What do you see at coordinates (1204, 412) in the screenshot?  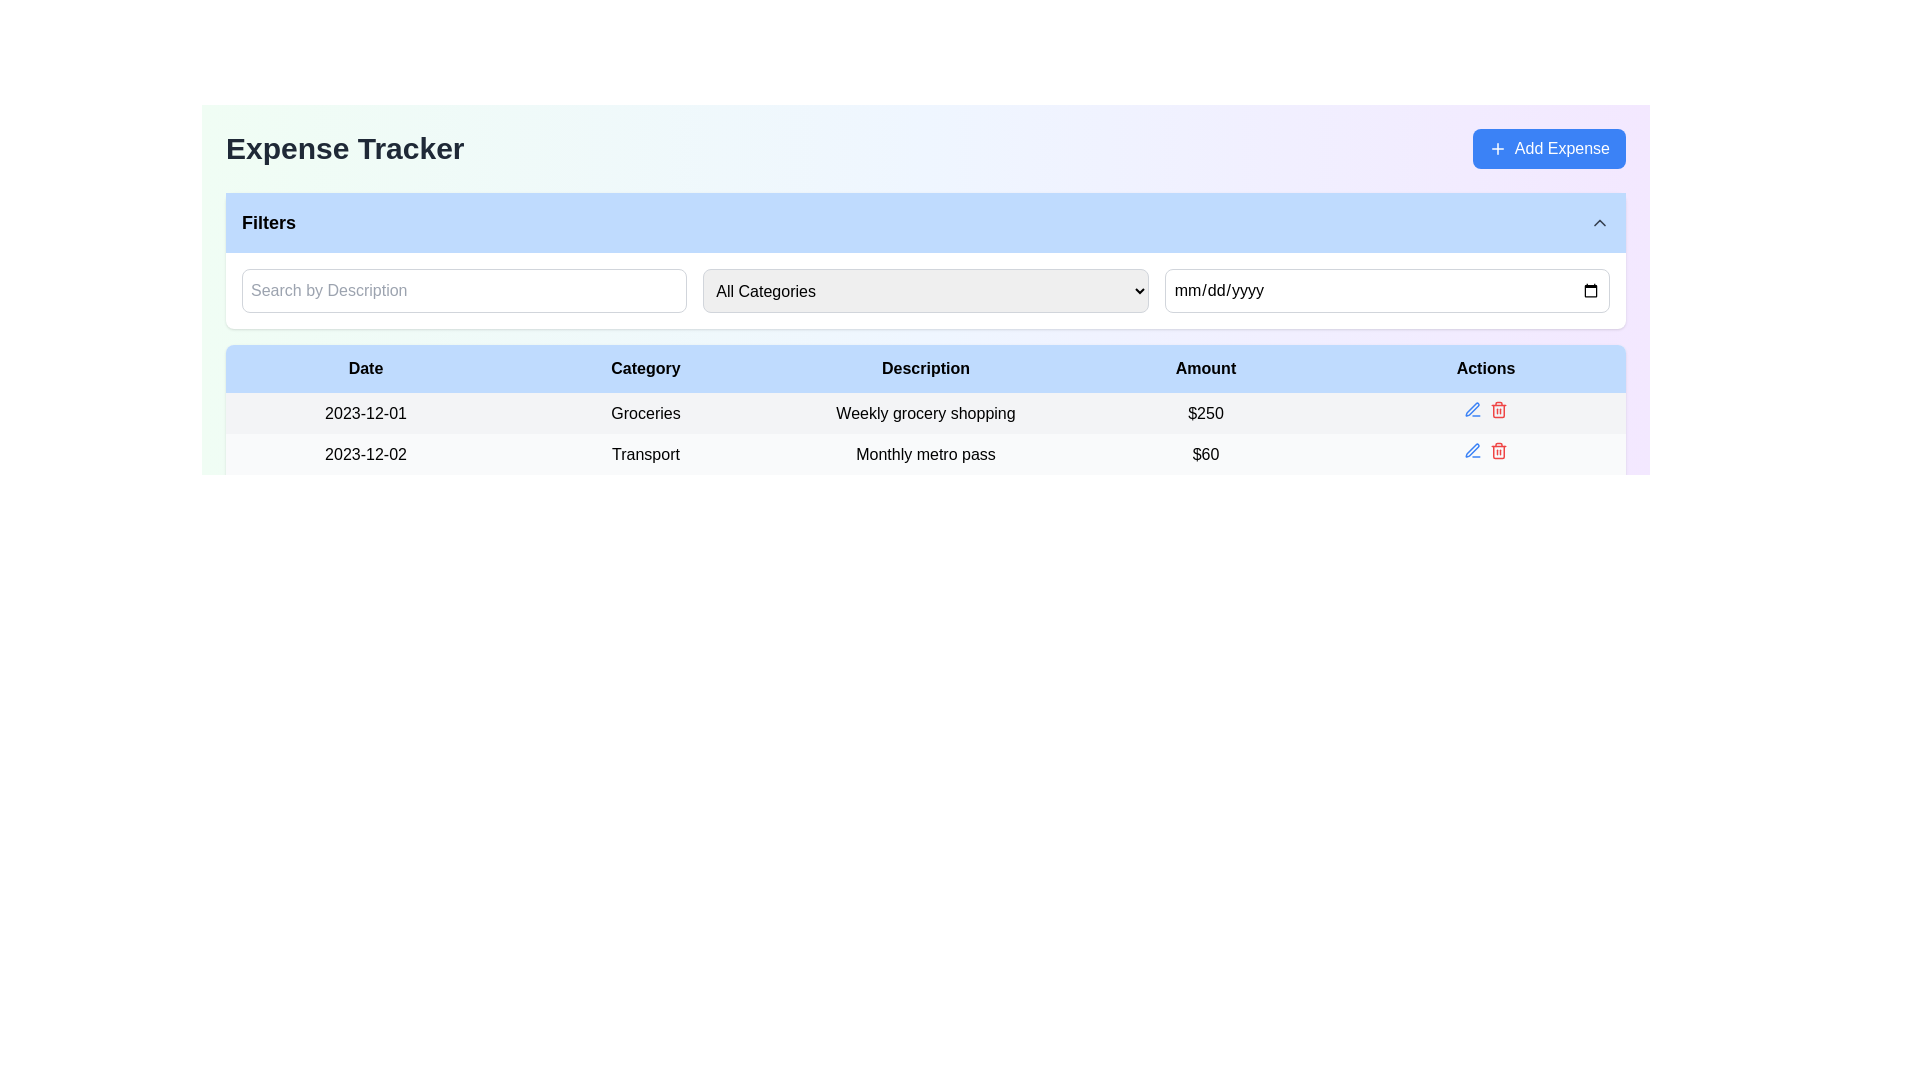 I see `text displayed as '$250' in black font within the first row of the table under the 'Amount' column` at bounding box center [1204, 412].